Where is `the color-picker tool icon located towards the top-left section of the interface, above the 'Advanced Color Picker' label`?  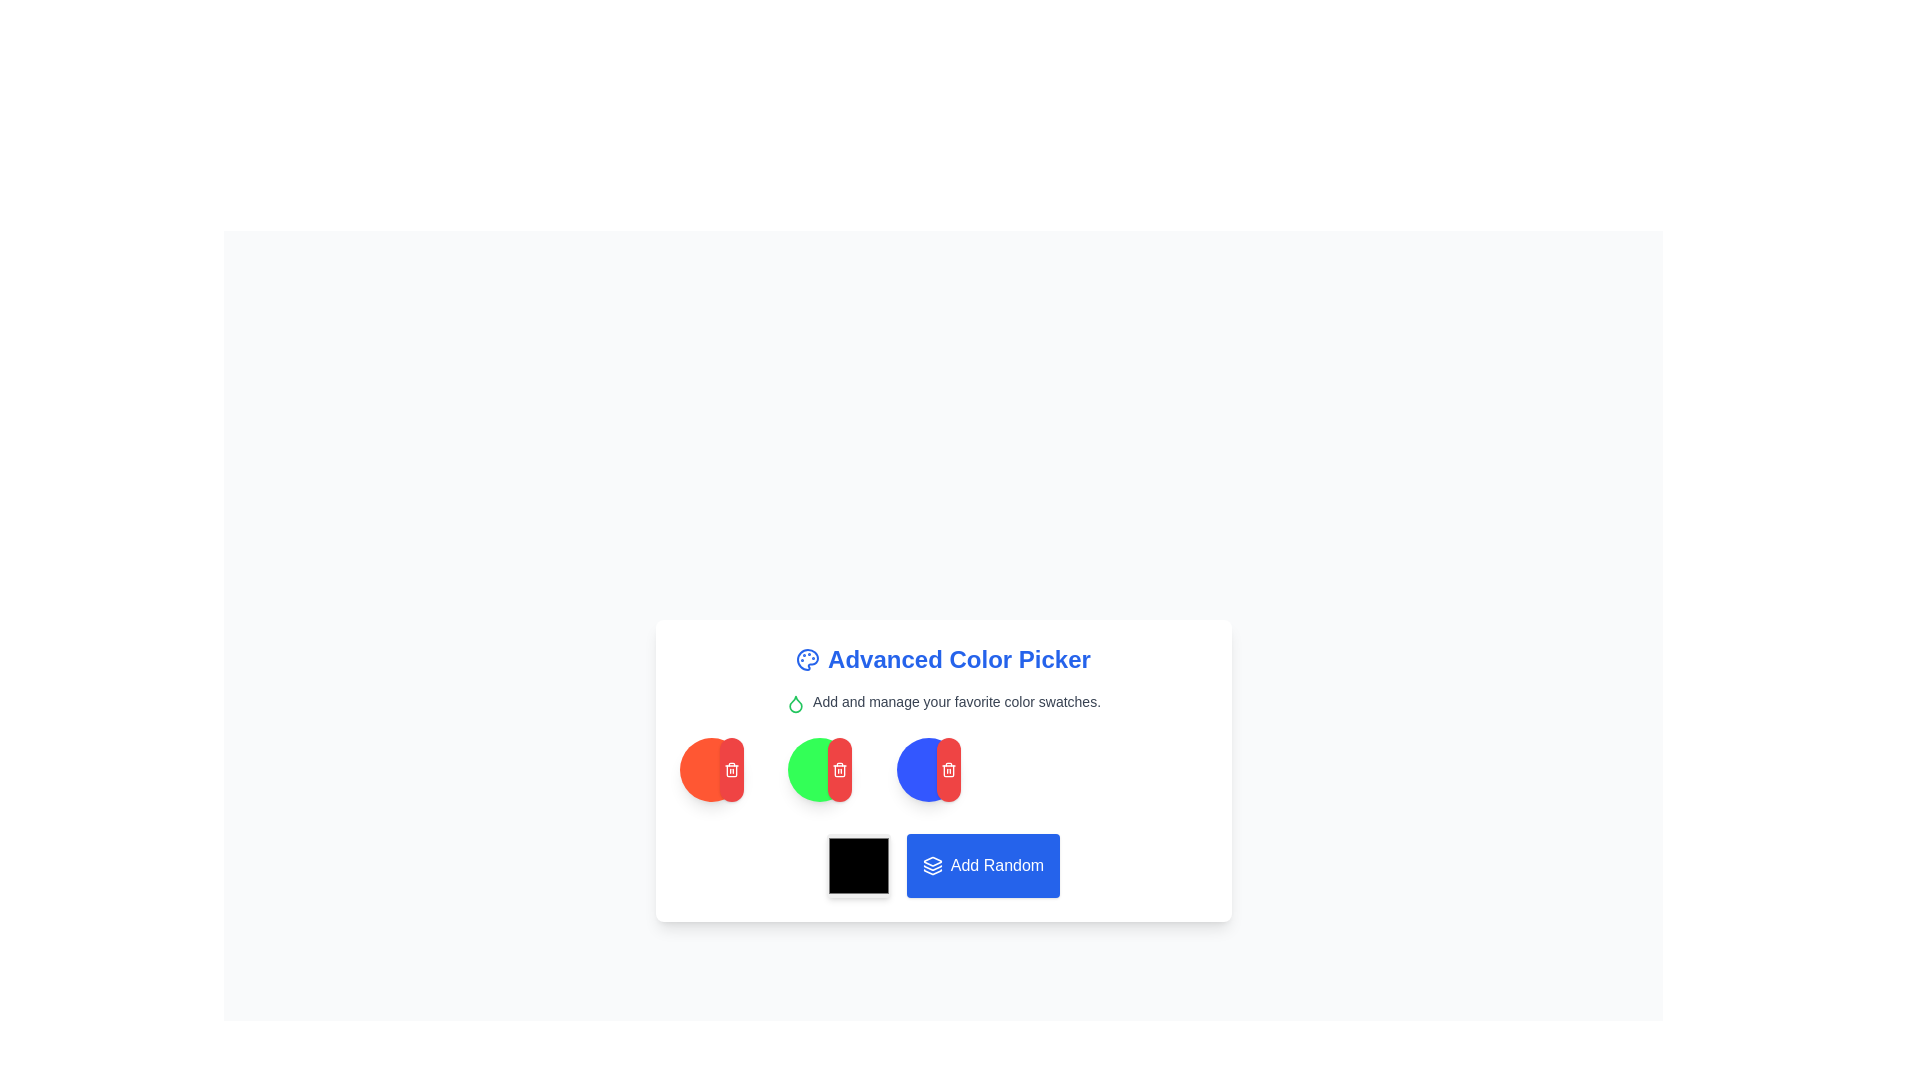 the color-picker tool icon located towards the top-left section of the interface, above the 'Advanced Color Picker' label is located at coordinates (808, 660).